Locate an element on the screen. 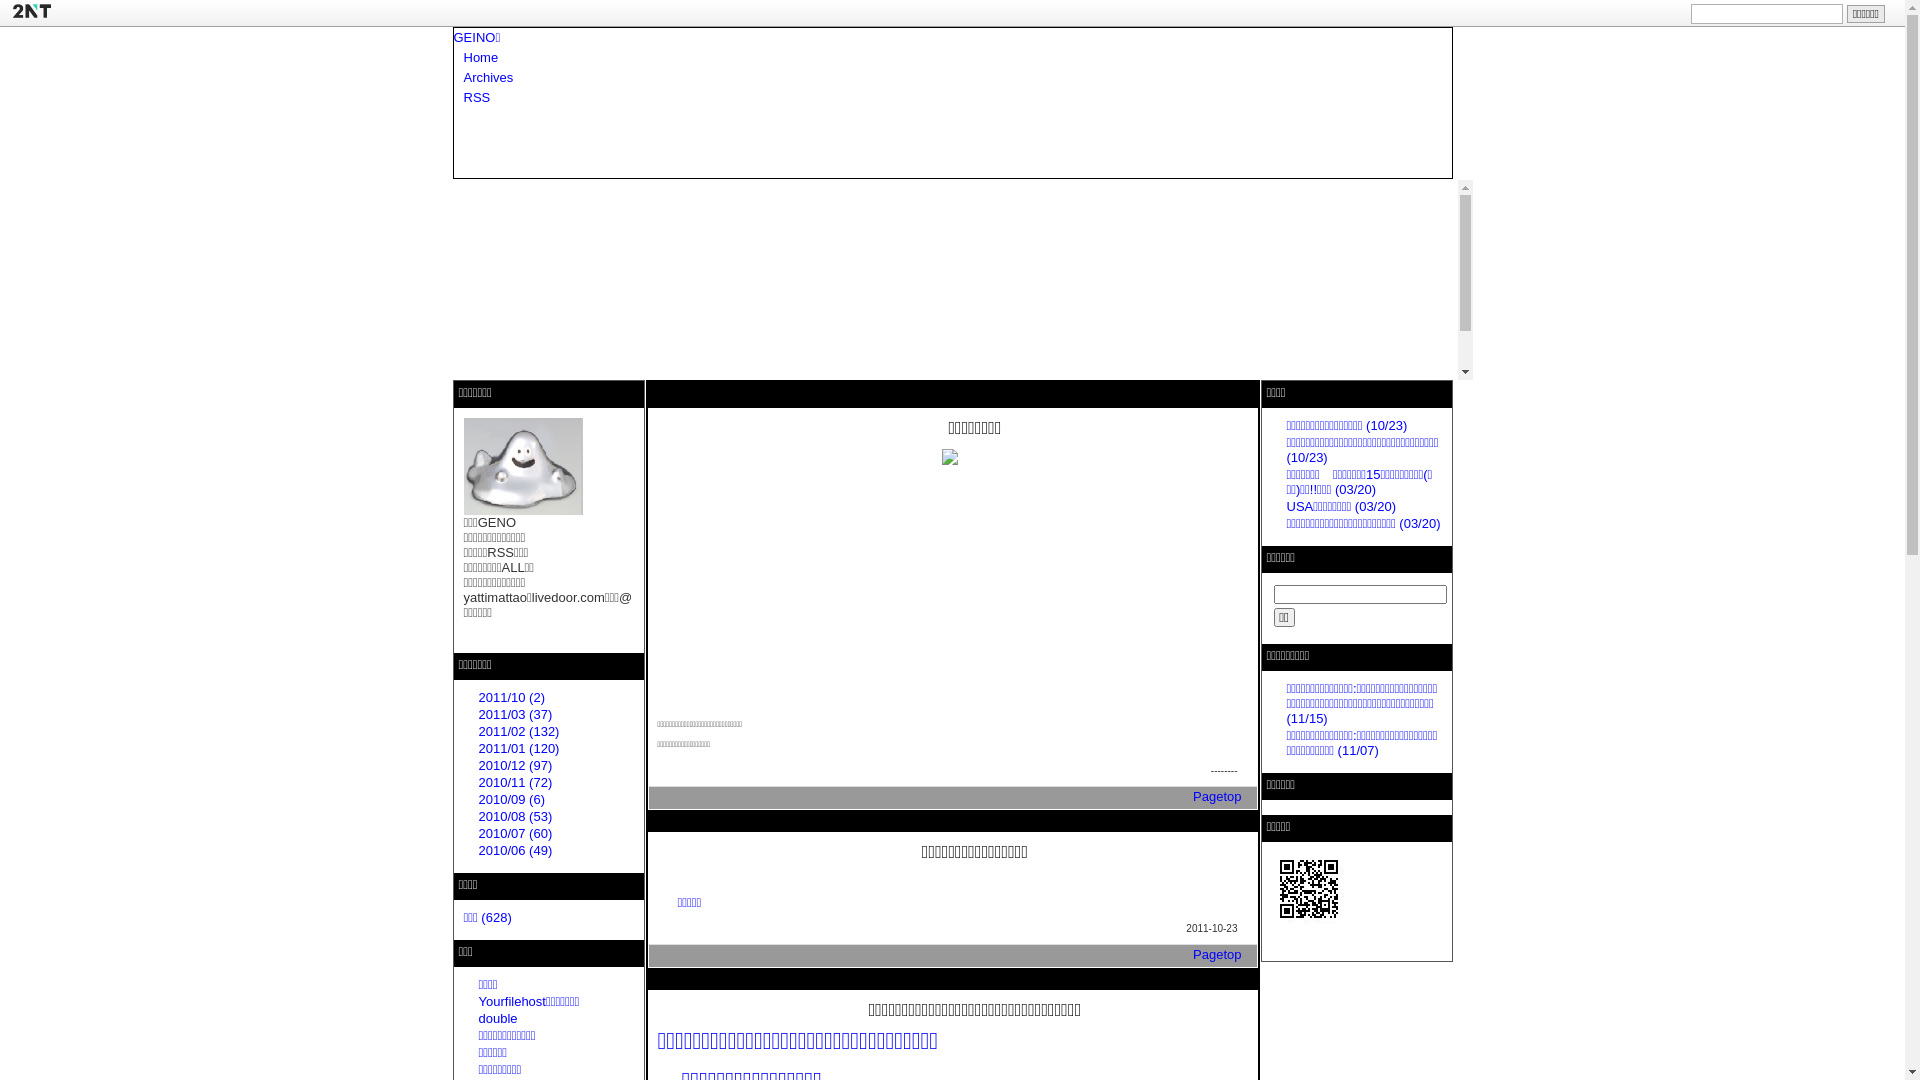  'Pagetop' is located at coordinates (1216, 953).